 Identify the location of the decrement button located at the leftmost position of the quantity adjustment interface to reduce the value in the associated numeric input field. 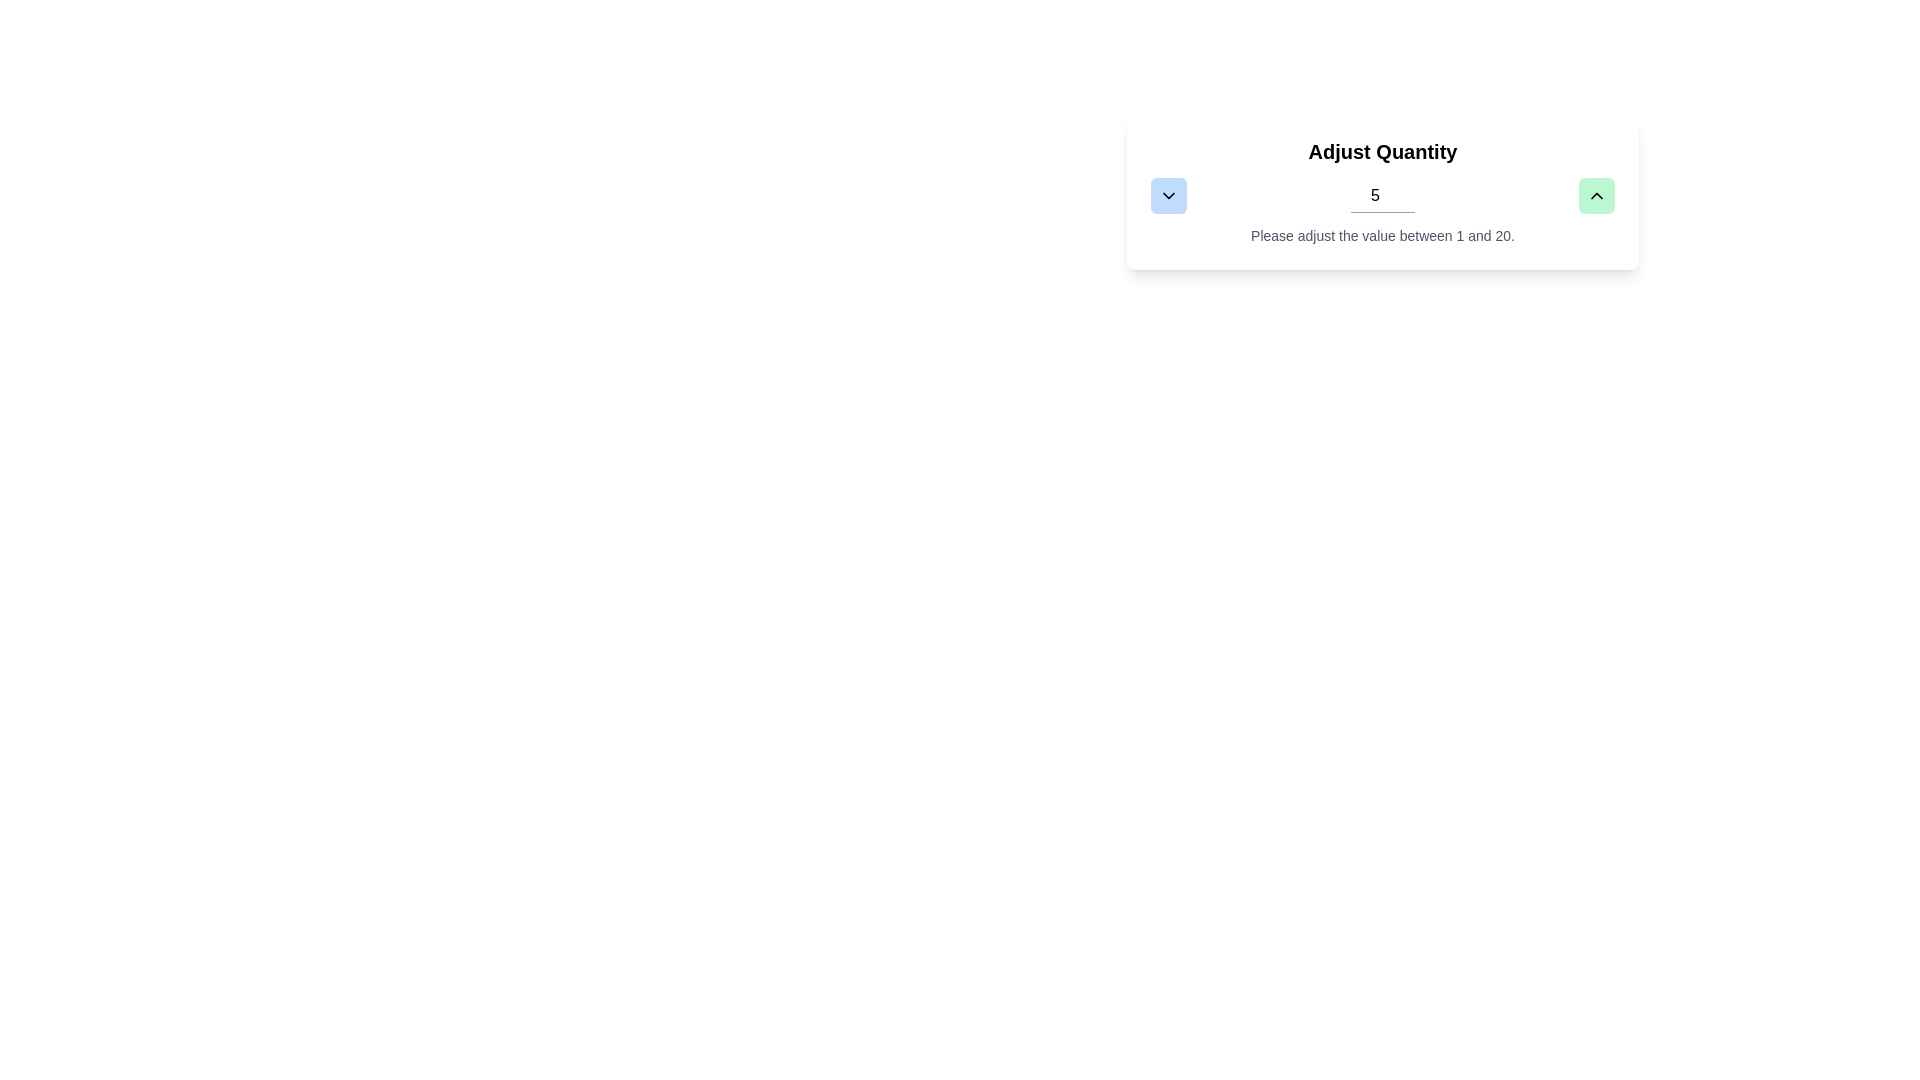
(1169, 196).